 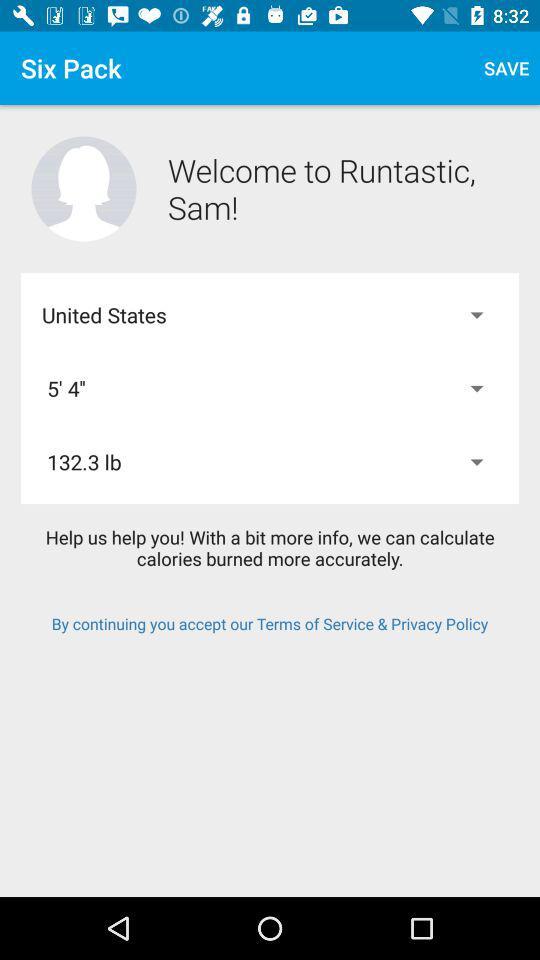 What do you see at coordinates (270, 387) in the screenshot?
I see `item below united states icon` at bounding box center [270, 387].